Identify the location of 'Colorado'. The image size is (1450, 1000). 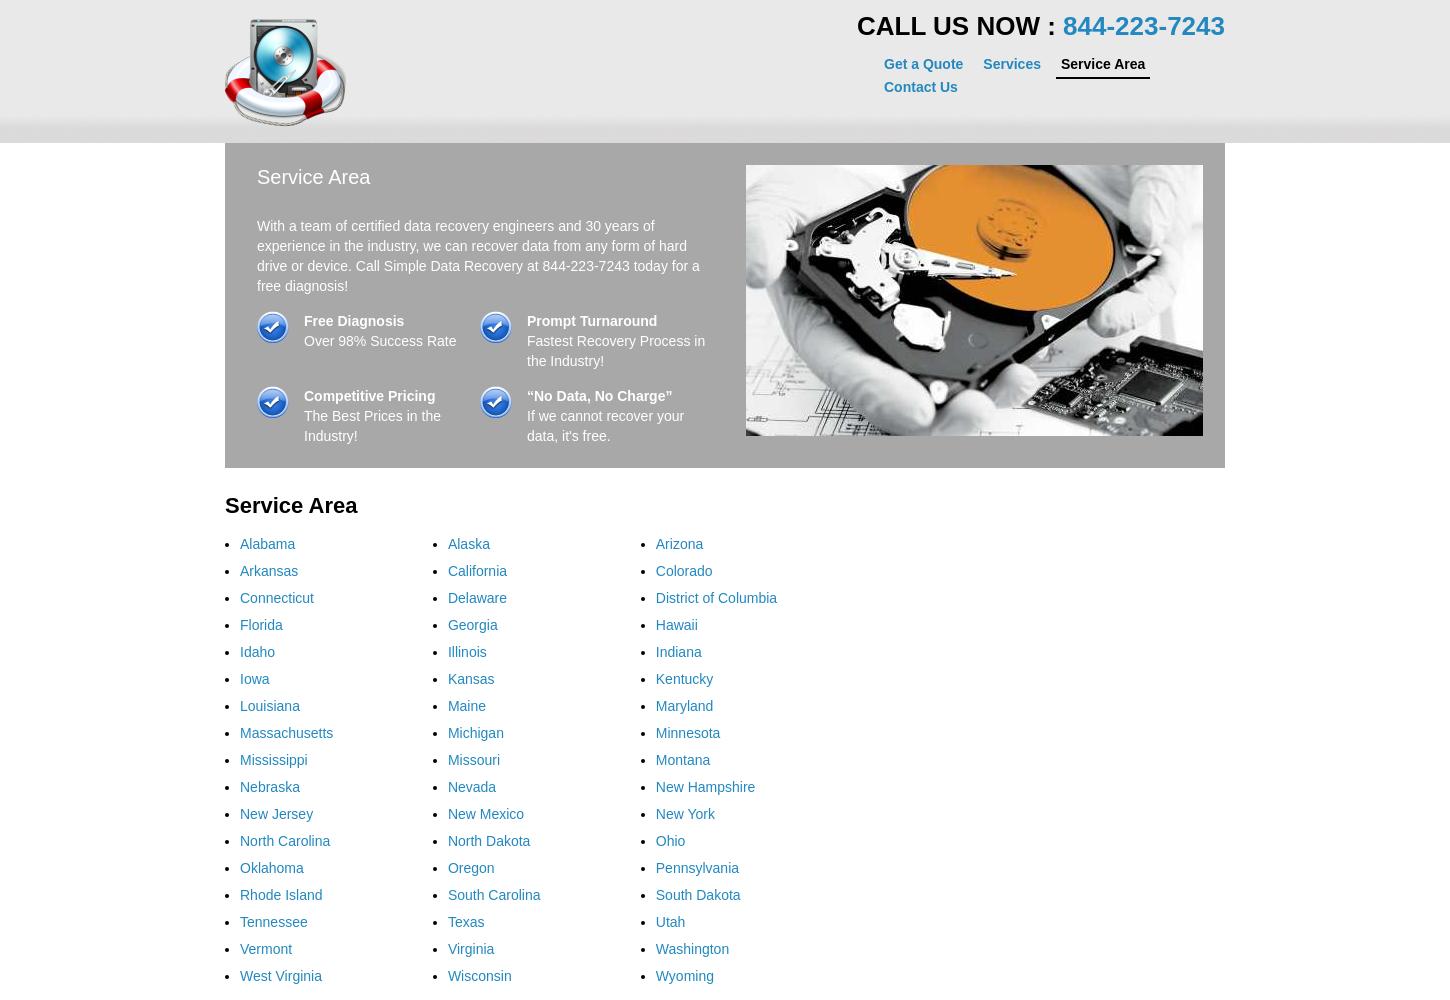
(682, 570).